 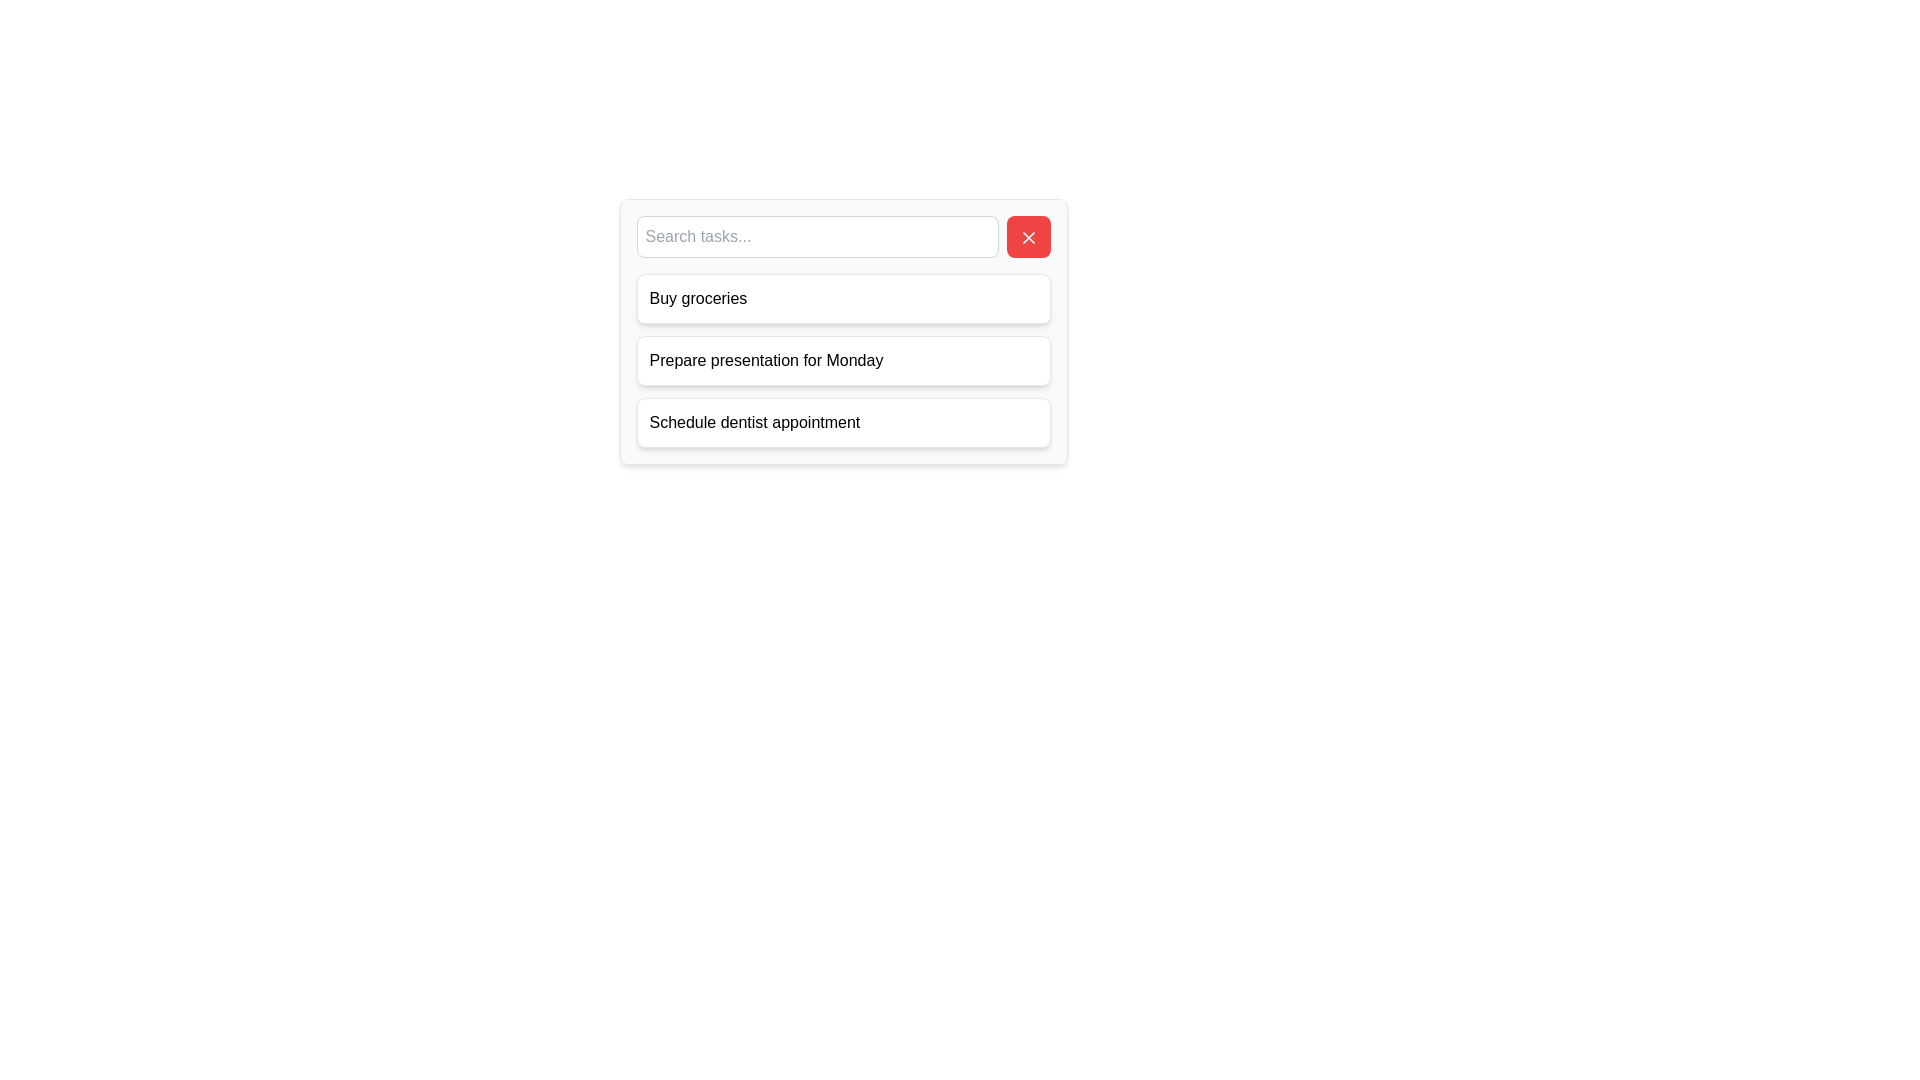 I want to click on the close button icon resembling an 'X' with a red background to observe the tooltip, if present, so click(x=1028, y=236).